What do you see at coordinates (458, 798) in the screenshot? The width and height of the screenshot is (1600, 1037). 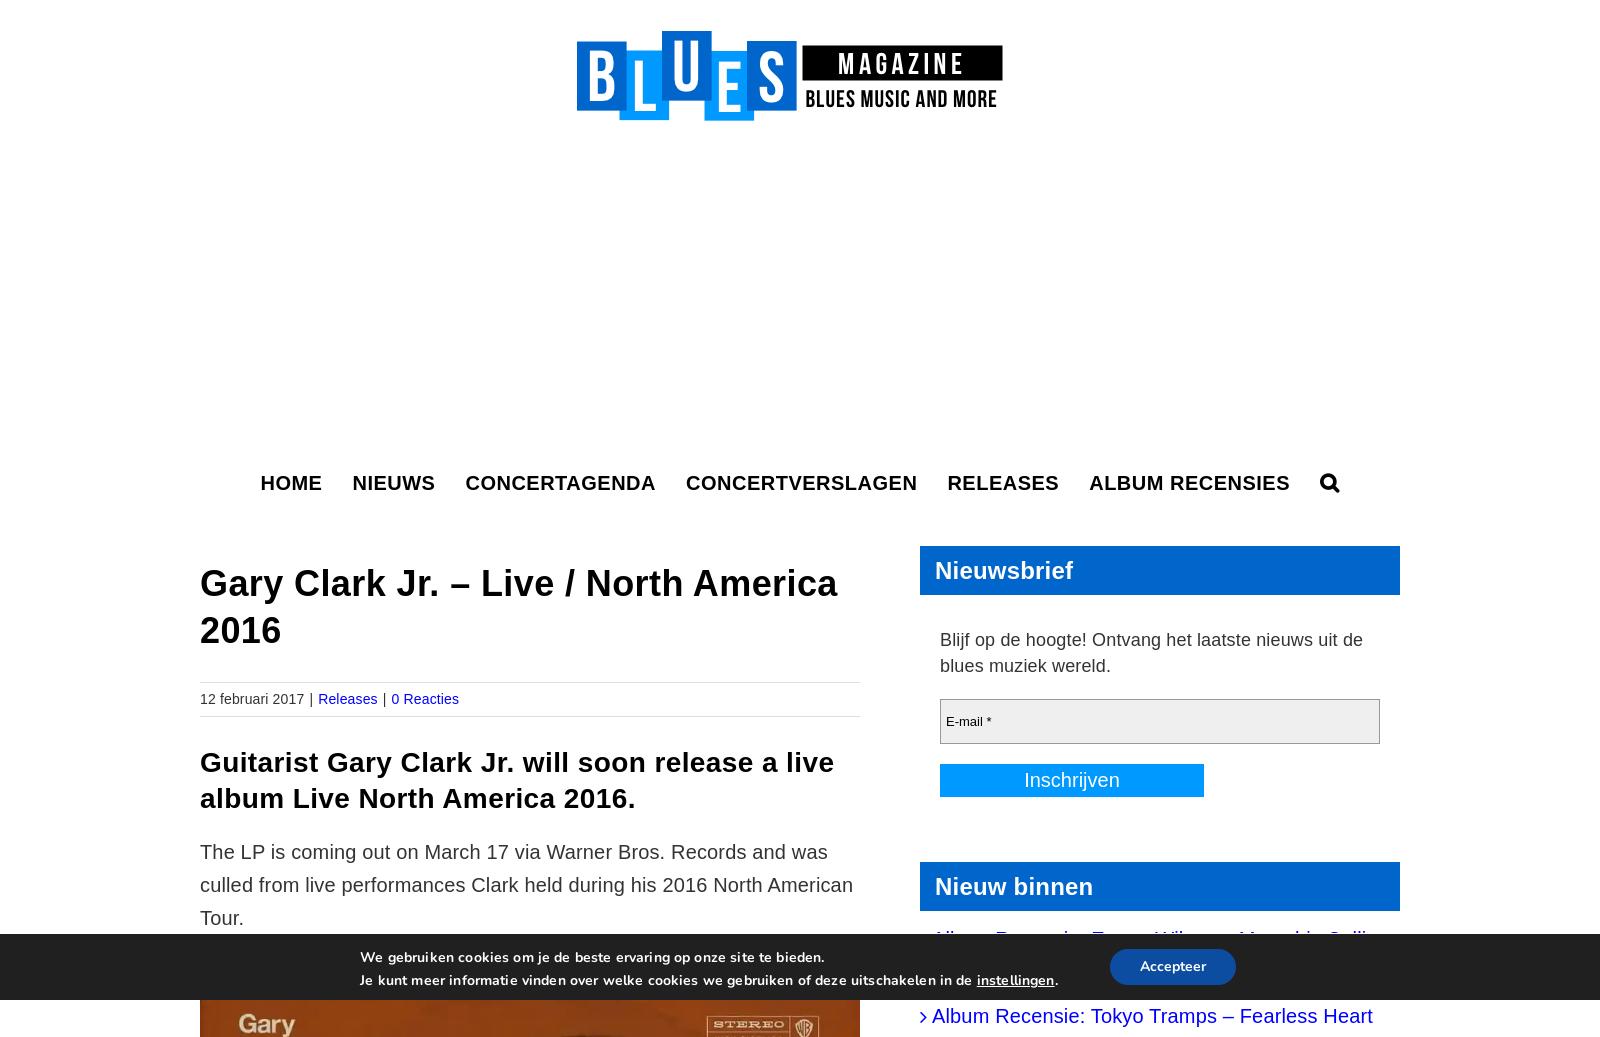 I see `'Live North America 2016'` at bounding box center [458, 798].